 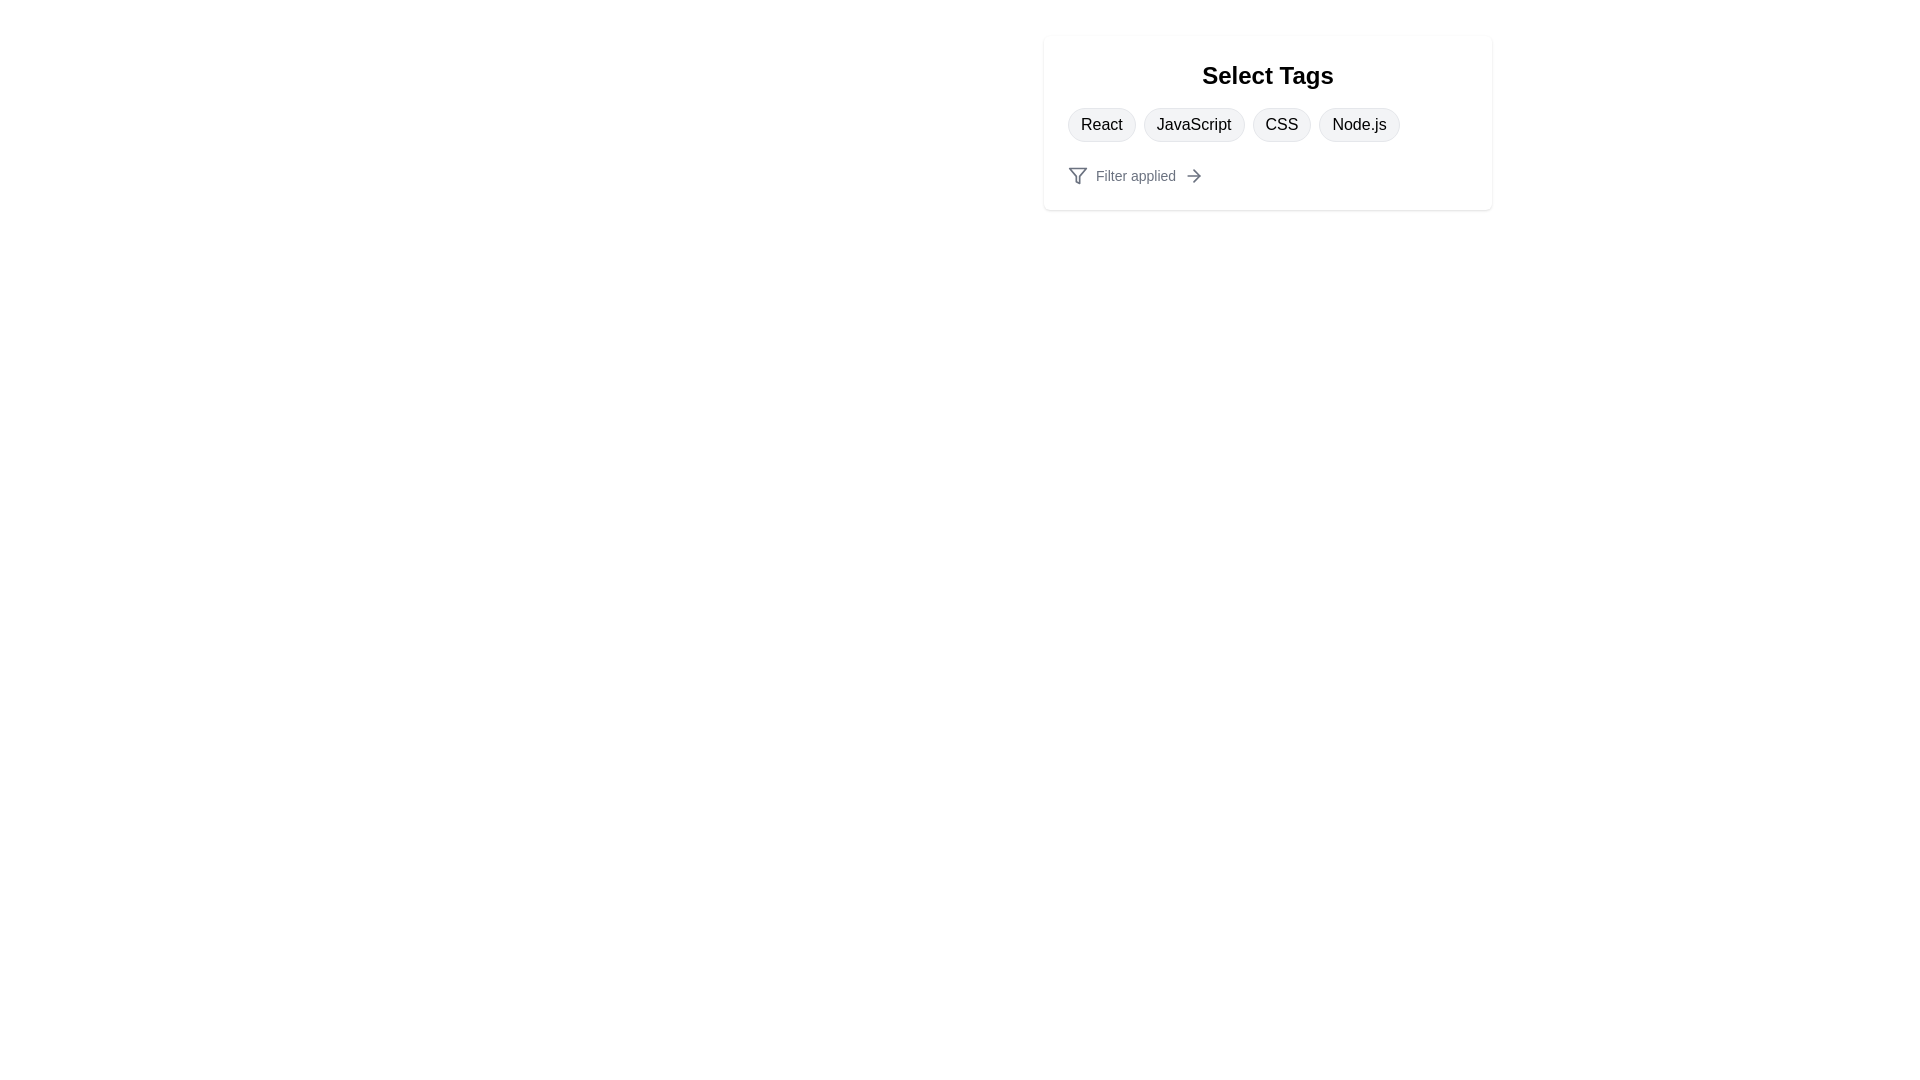 I want to click on the icon located at the far-right end of the 'Filter applied' section, immediately to the right of the 'Filter applied' text and filter icon, so click(x=1194, y=175).